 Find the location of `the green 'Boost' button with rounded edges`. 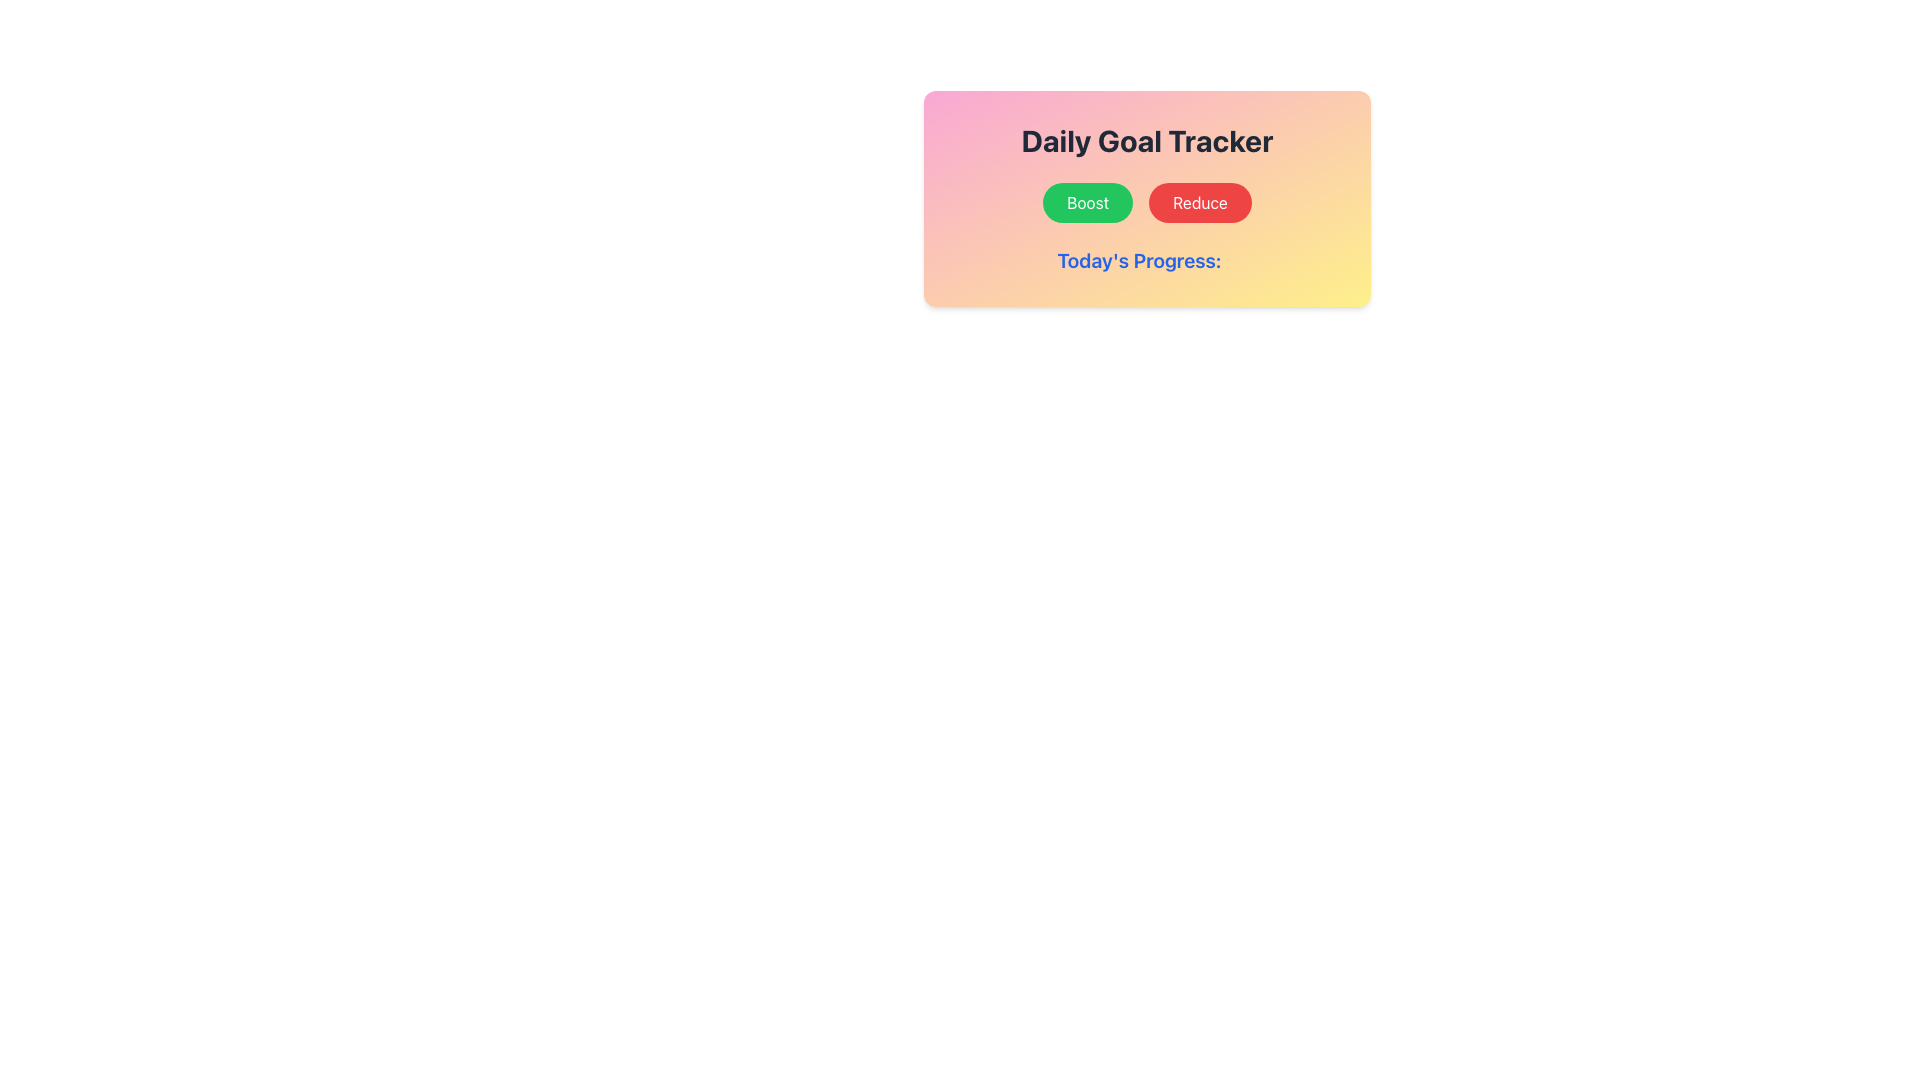

the green 'Boost' button with rounded edges is located at coordinates (1087, 203).